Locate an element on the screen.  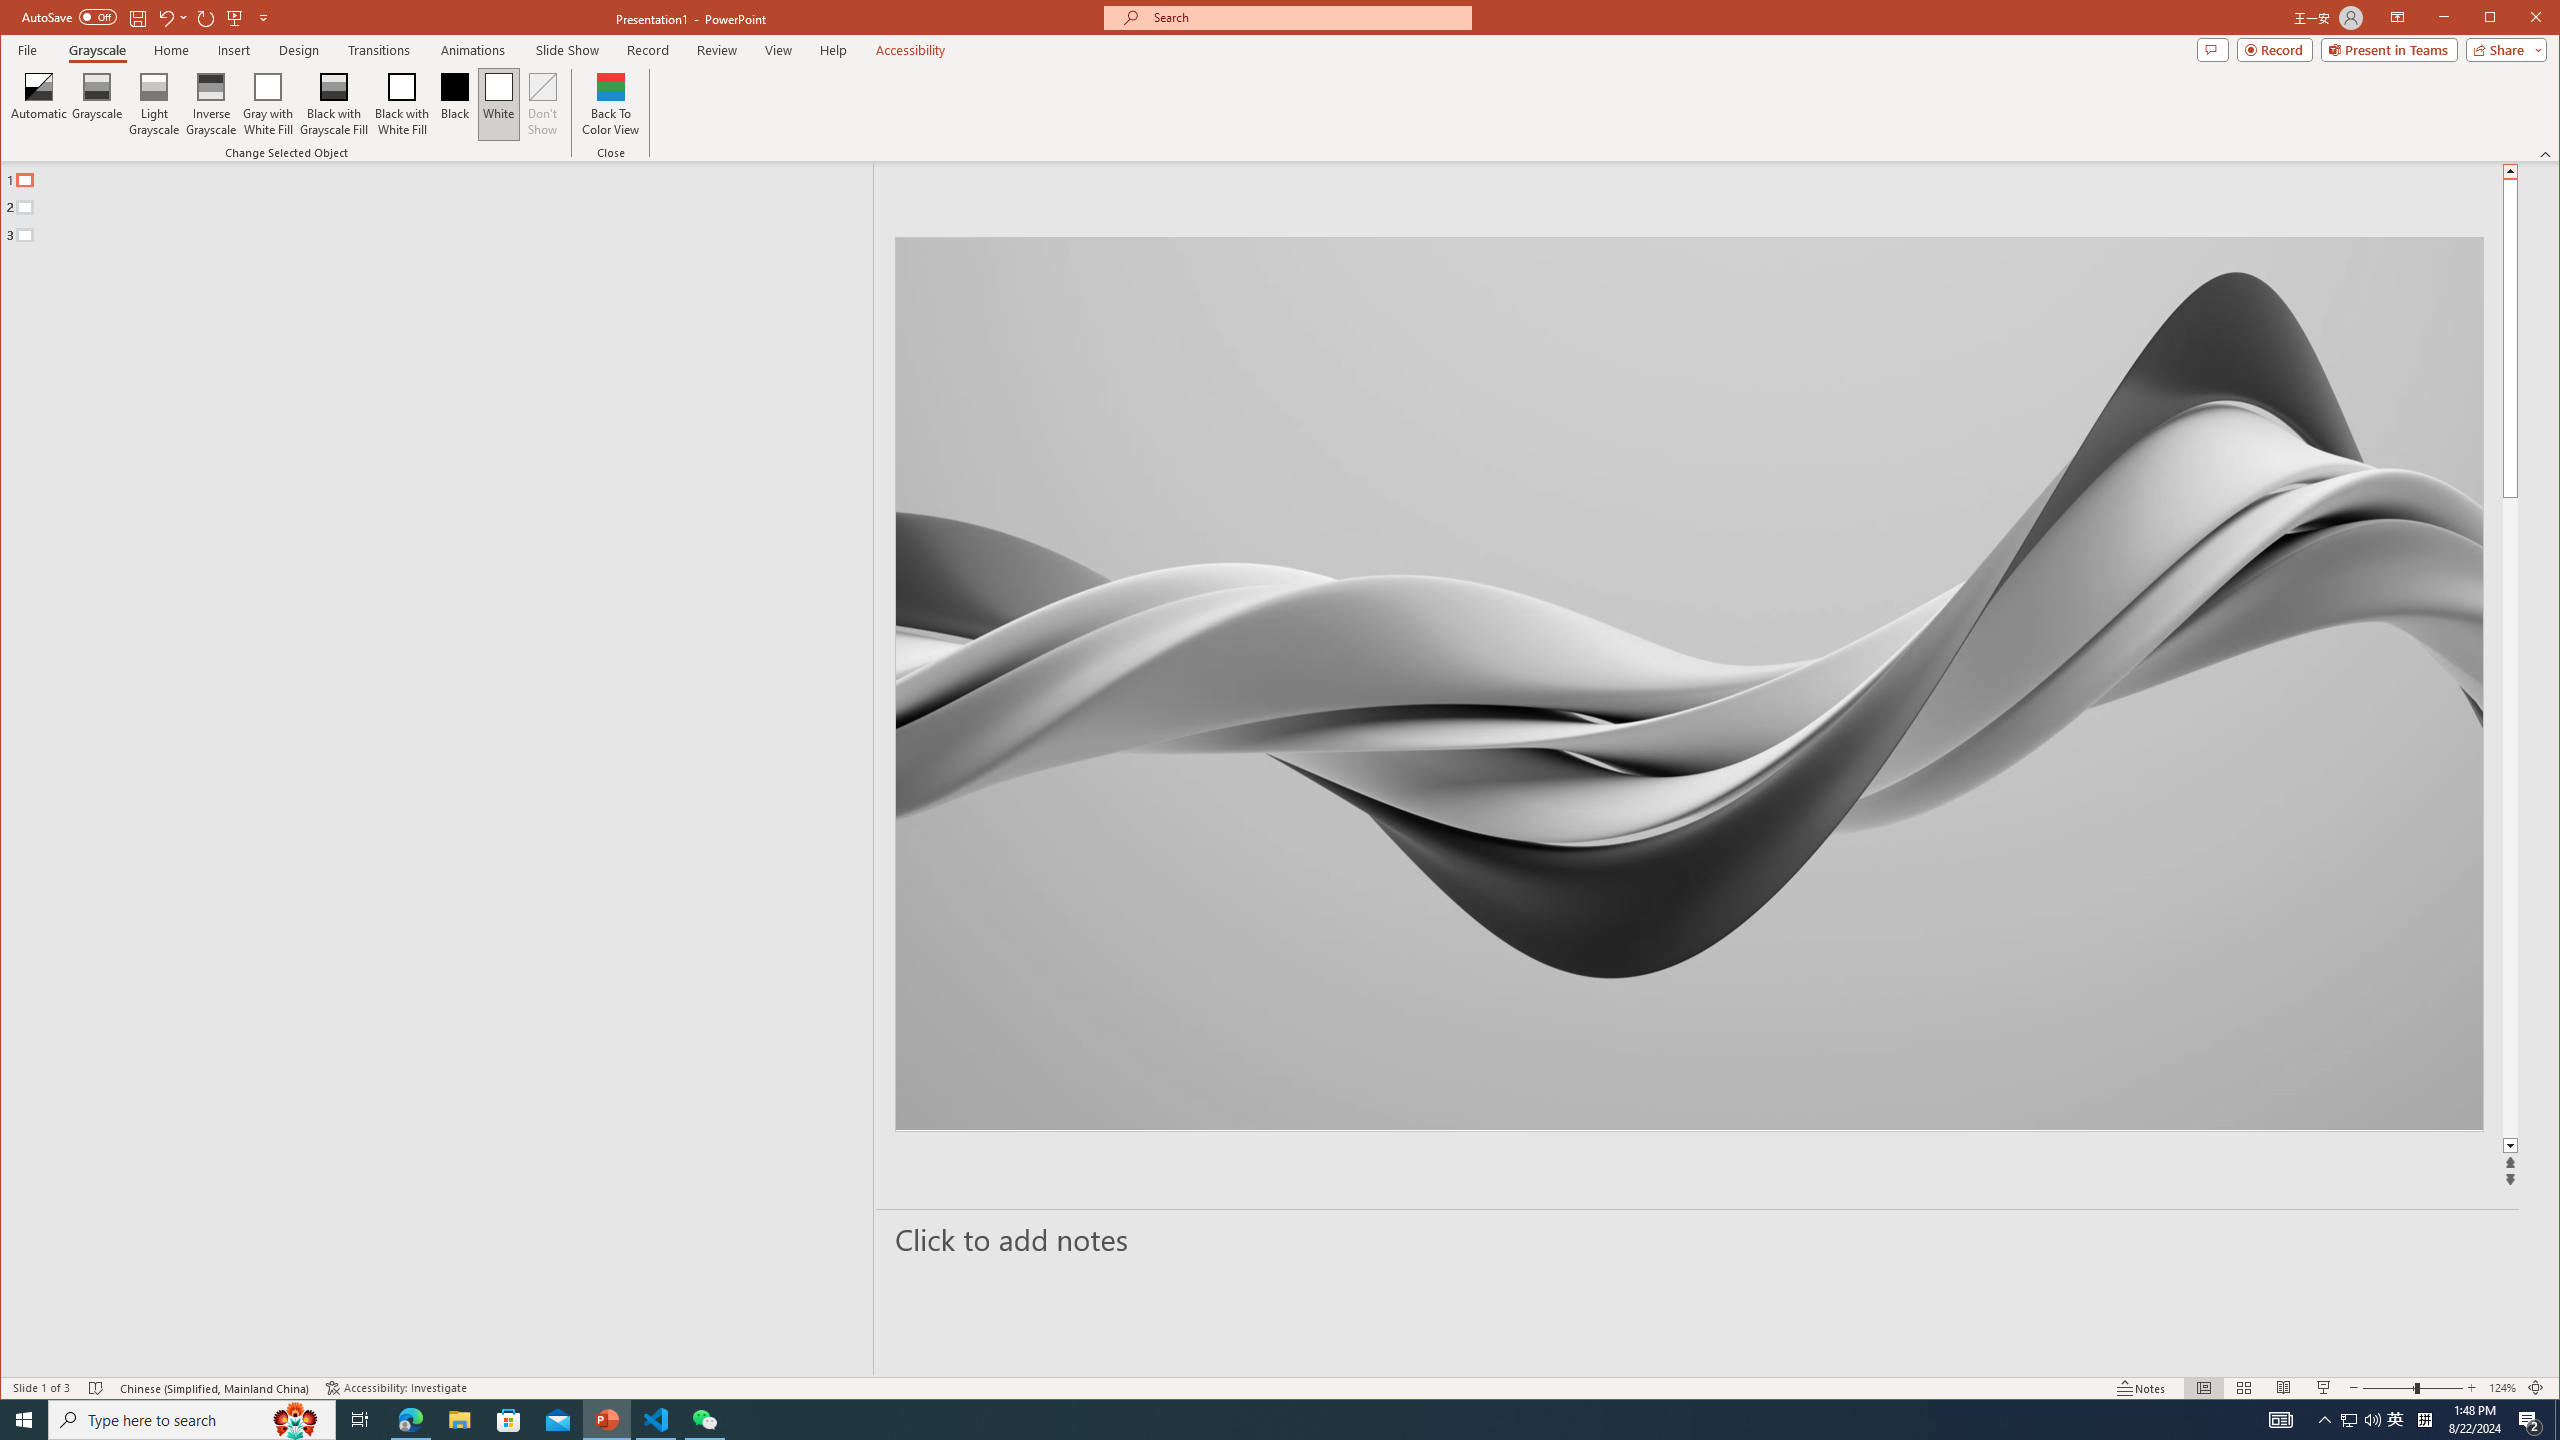
'Spell Check No Errors' is located at coordinates (97, 1387).